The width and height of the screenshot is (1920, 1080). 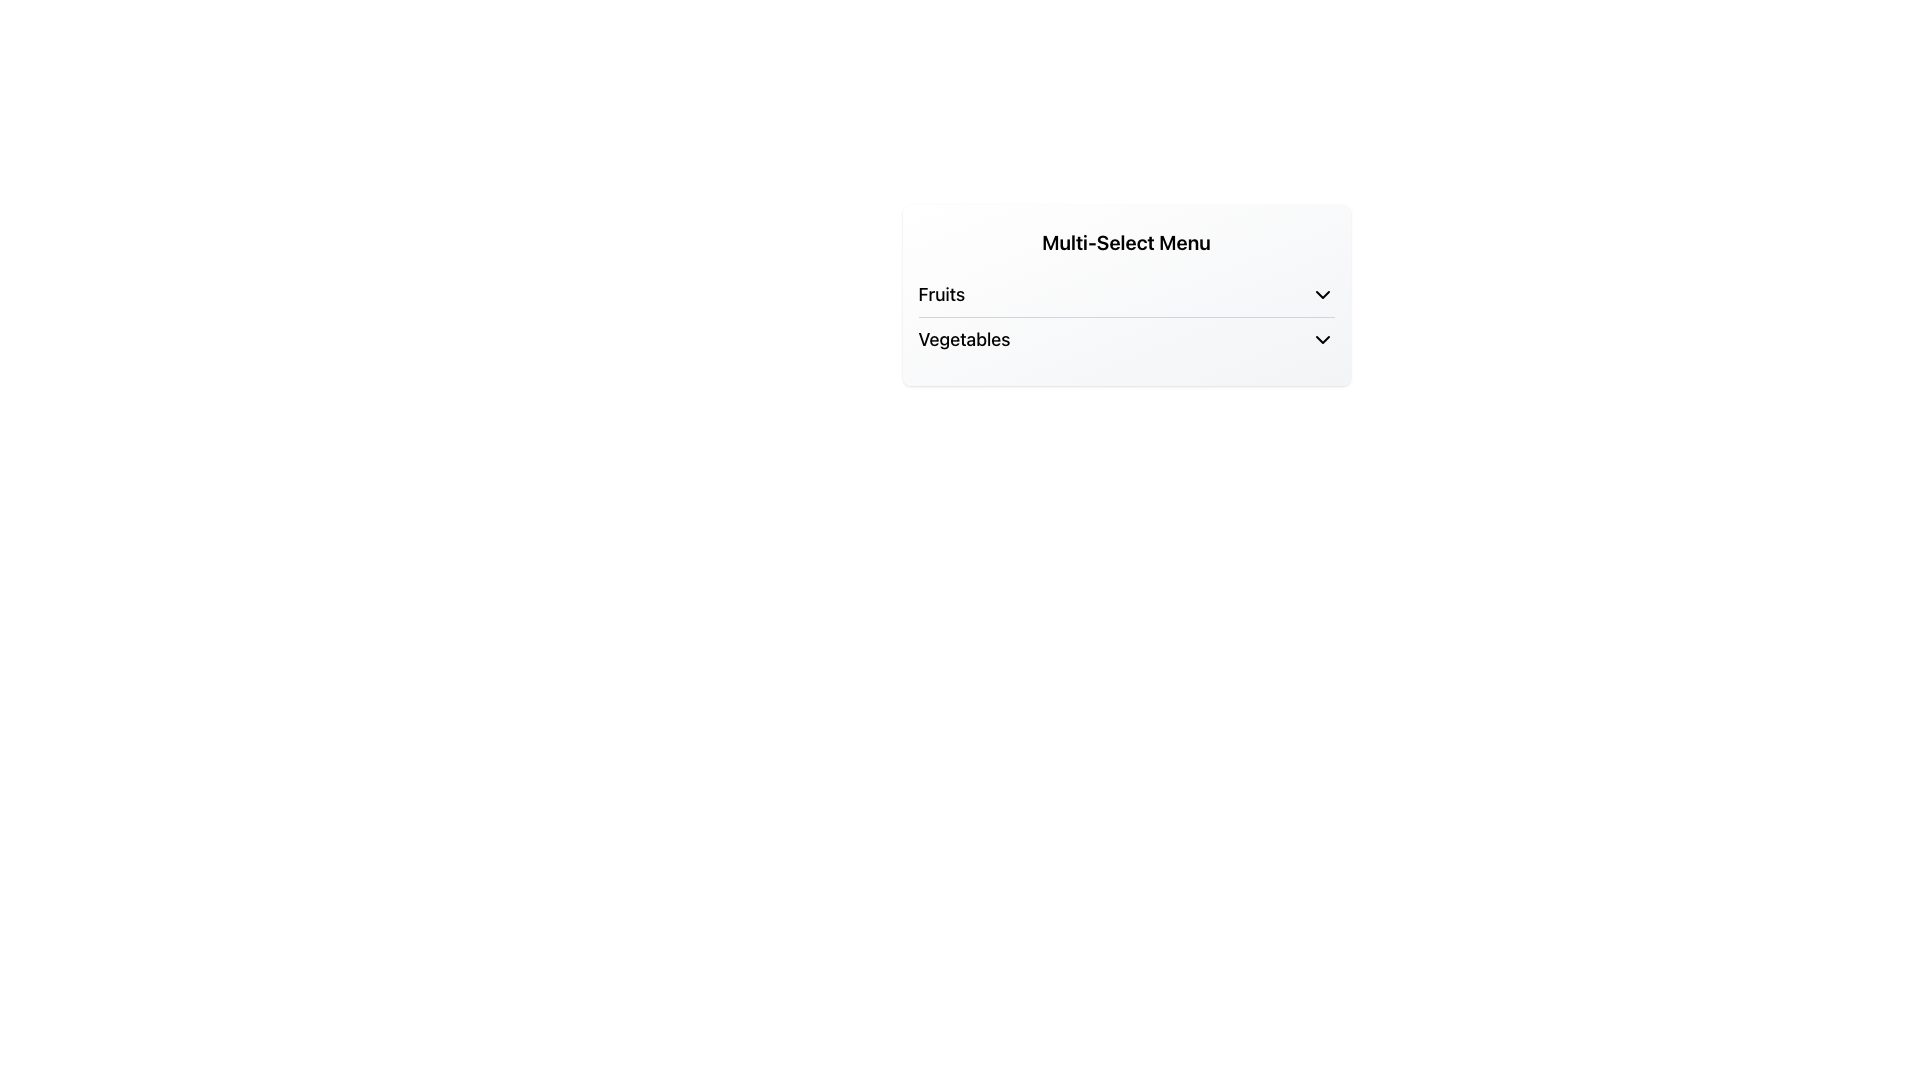 What do you see at coordinates (1322, 294) in the screenshot?
I see `the dropdown toggle icon for the 'Fruits' item in the multi-select menu` at bounding box center [1322, 294].